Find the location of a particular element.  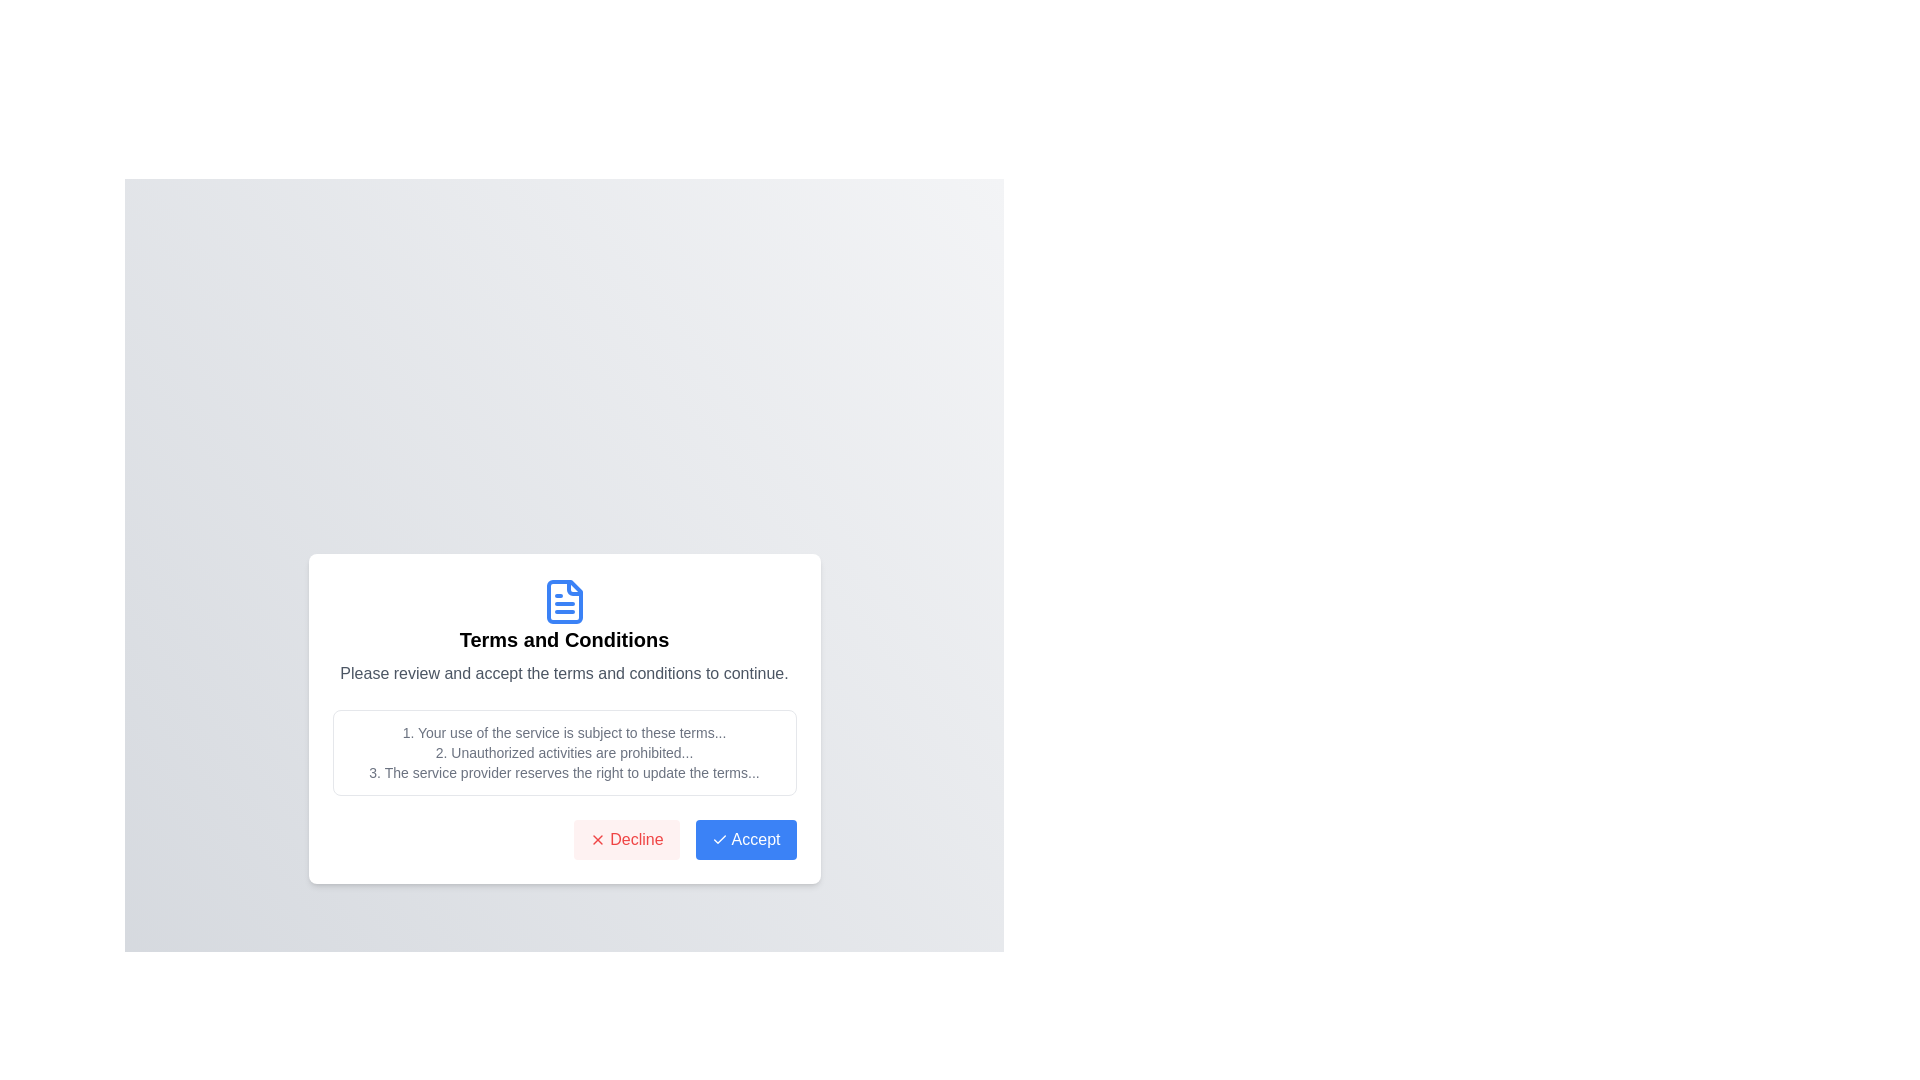

the acceptance button located at the bottom-right corner of the 'Terms and Conditions' card to confirm the user's acceptance is located at coordinates (744, 840).